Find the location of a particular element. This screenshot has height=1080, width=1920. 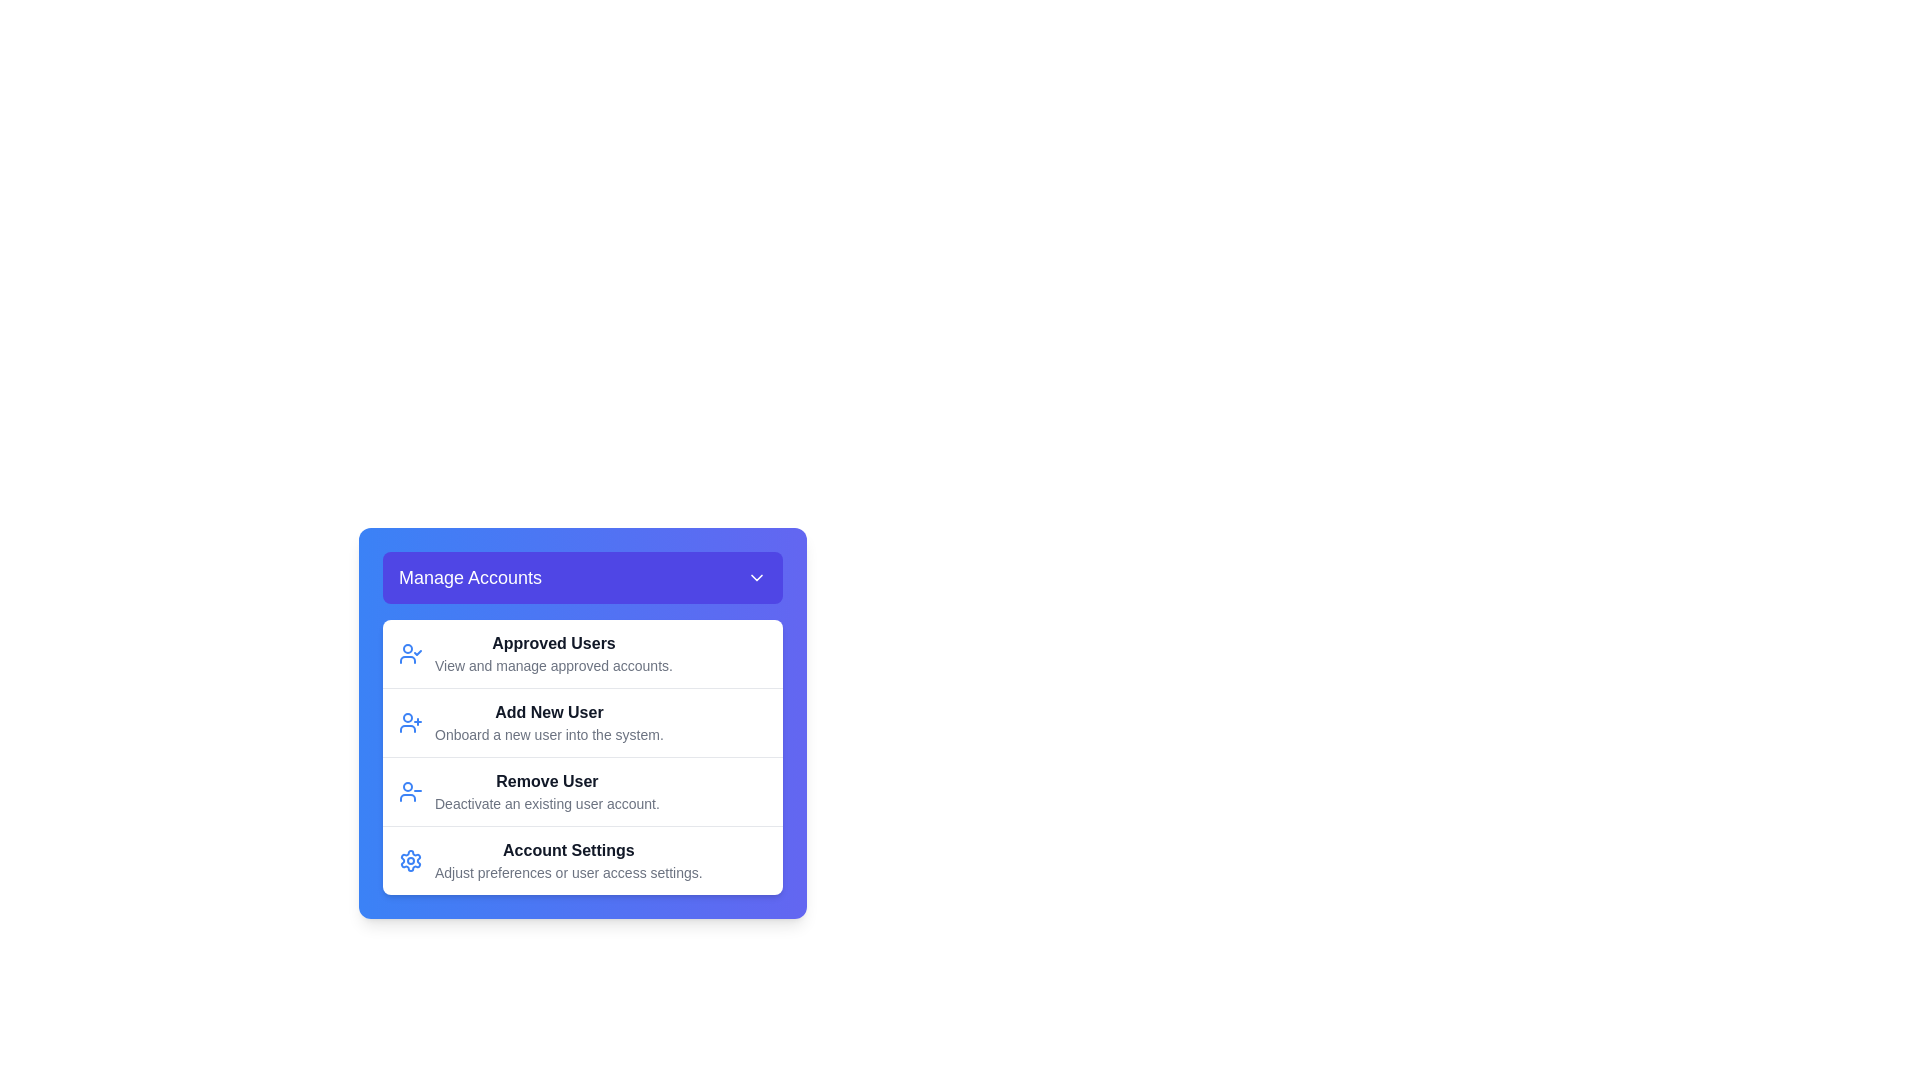

the 'Approved Users' icon located to the left of the text 'Approved Users' and above the description 'View and manage approved accounts' is located at coordinates (410, 654).